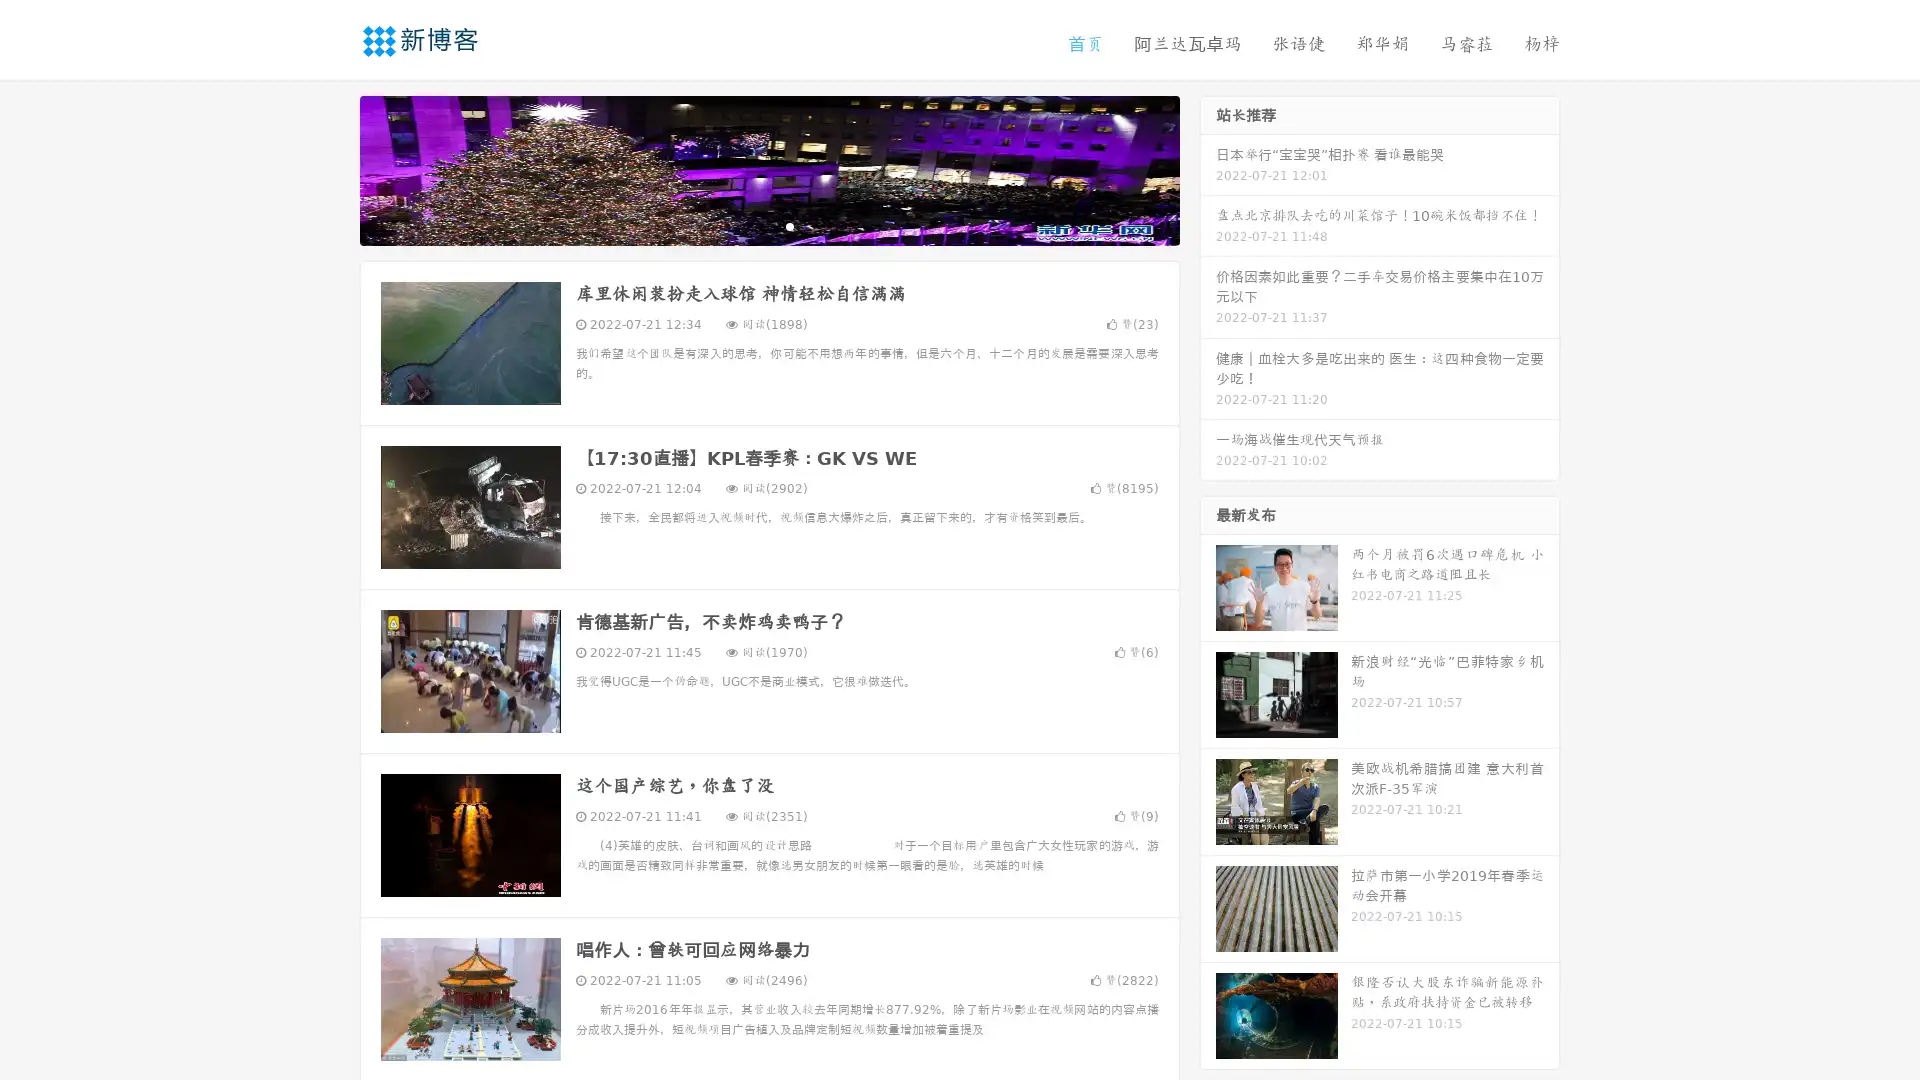  I want to click on Go to slide 2, so click(768, 225).